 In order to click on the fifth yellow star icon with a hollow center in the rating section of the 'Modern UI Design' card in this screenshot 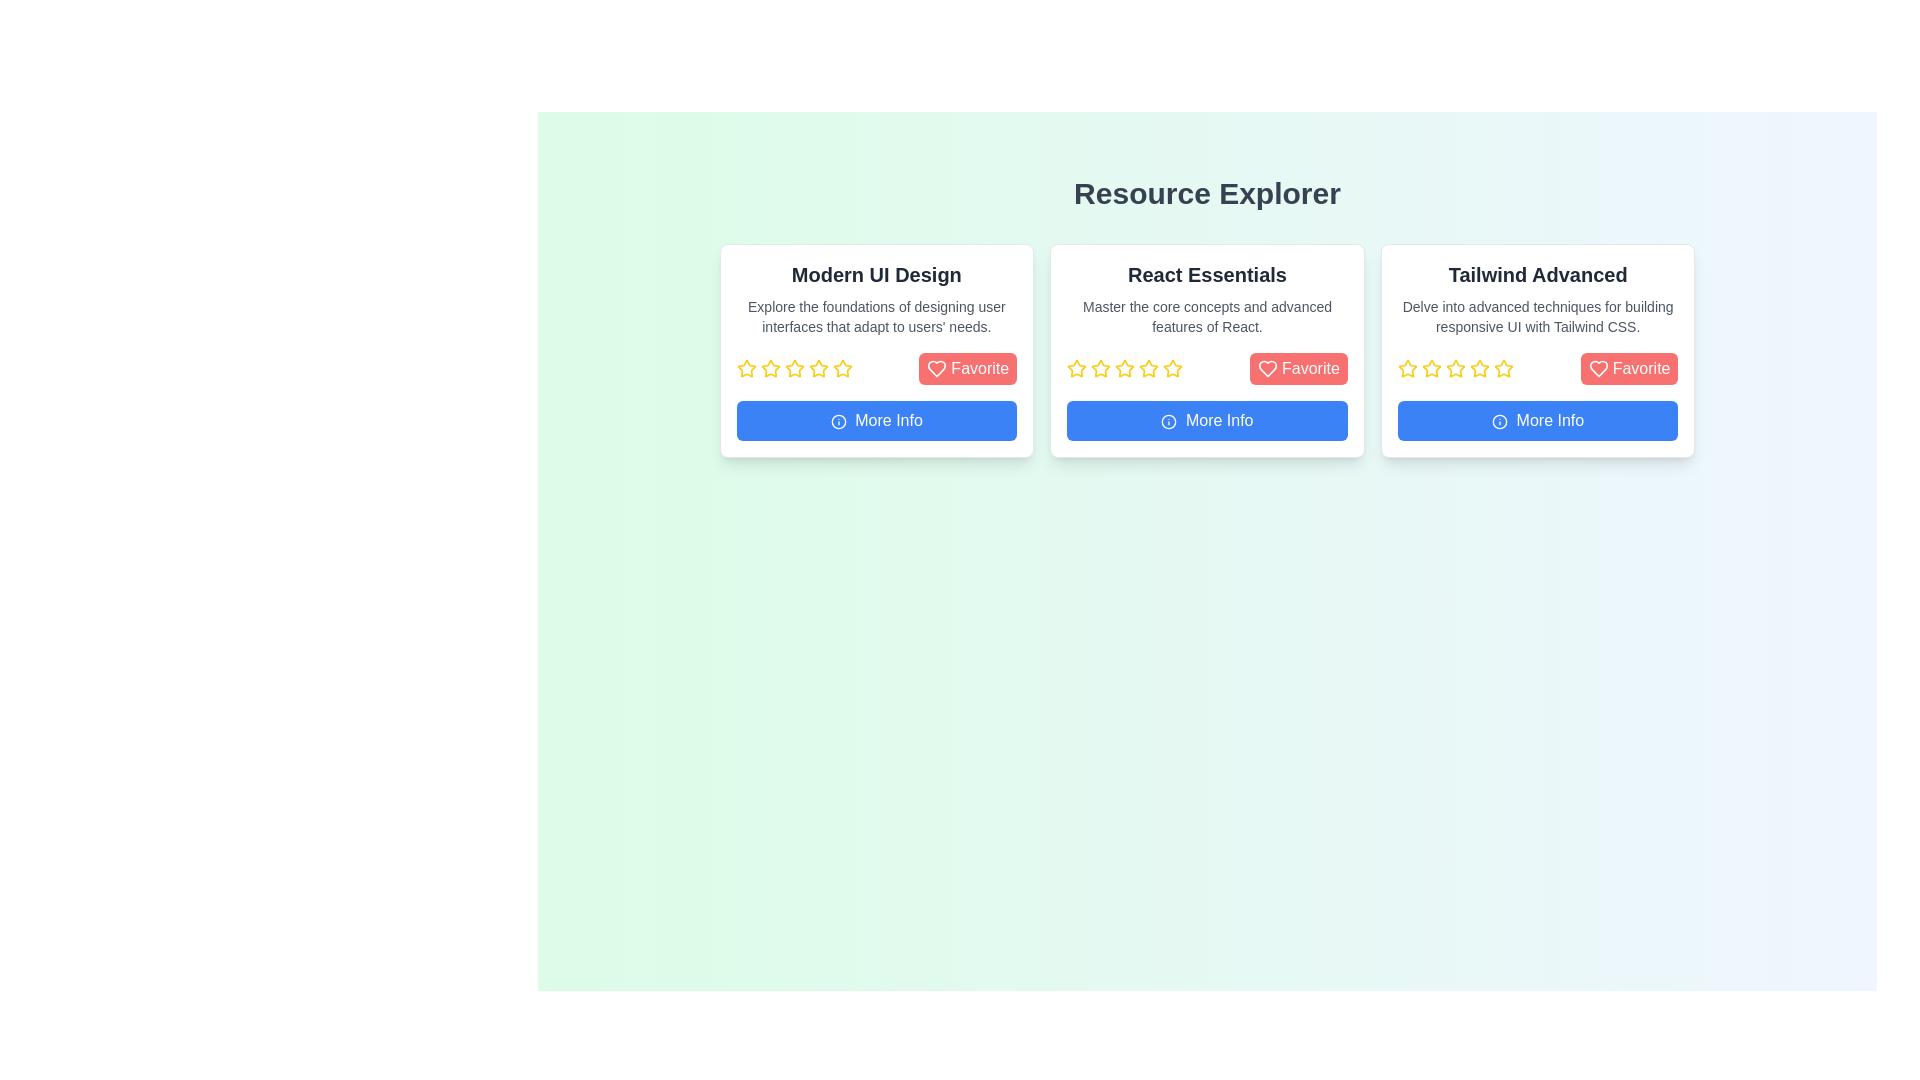, I will do `click(793, 369)`.